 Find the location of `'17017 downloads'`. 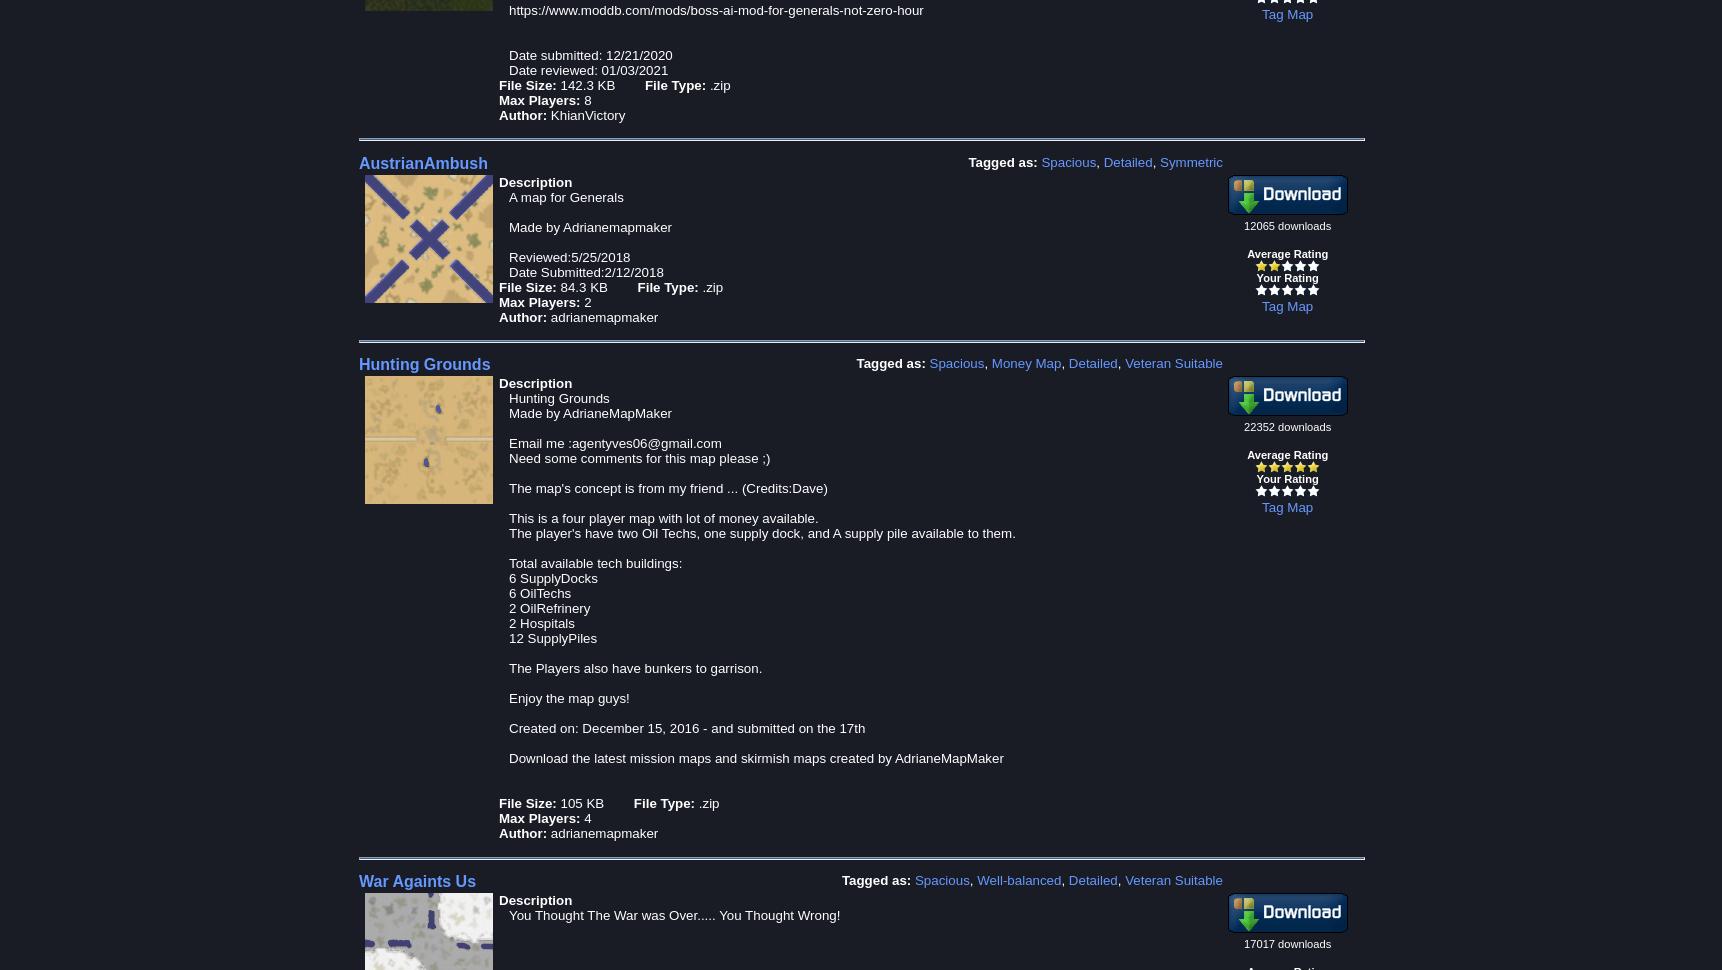

'17017 downloads' is located at coordinates (1243, 942).